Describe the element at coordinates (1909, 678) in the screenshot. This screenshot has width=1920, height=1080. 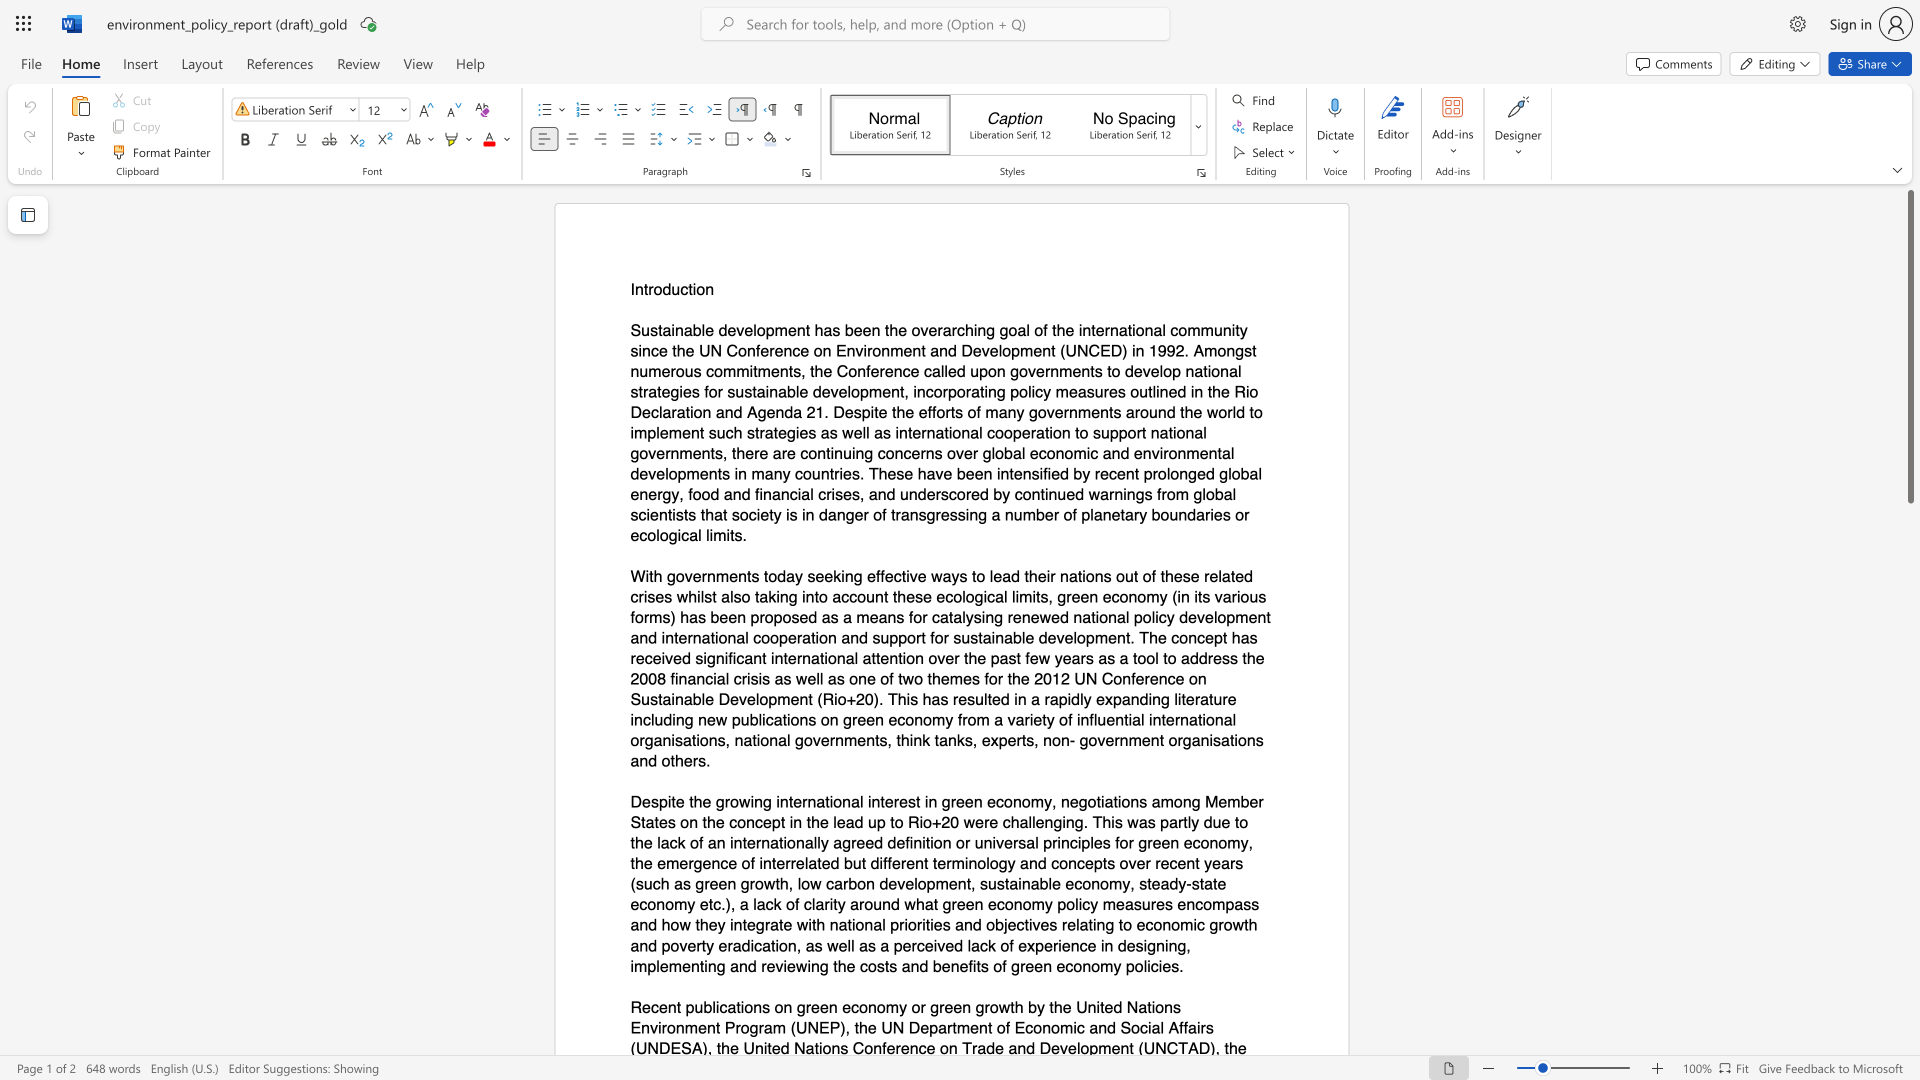
I see `the scrollbar on the right` at that location.